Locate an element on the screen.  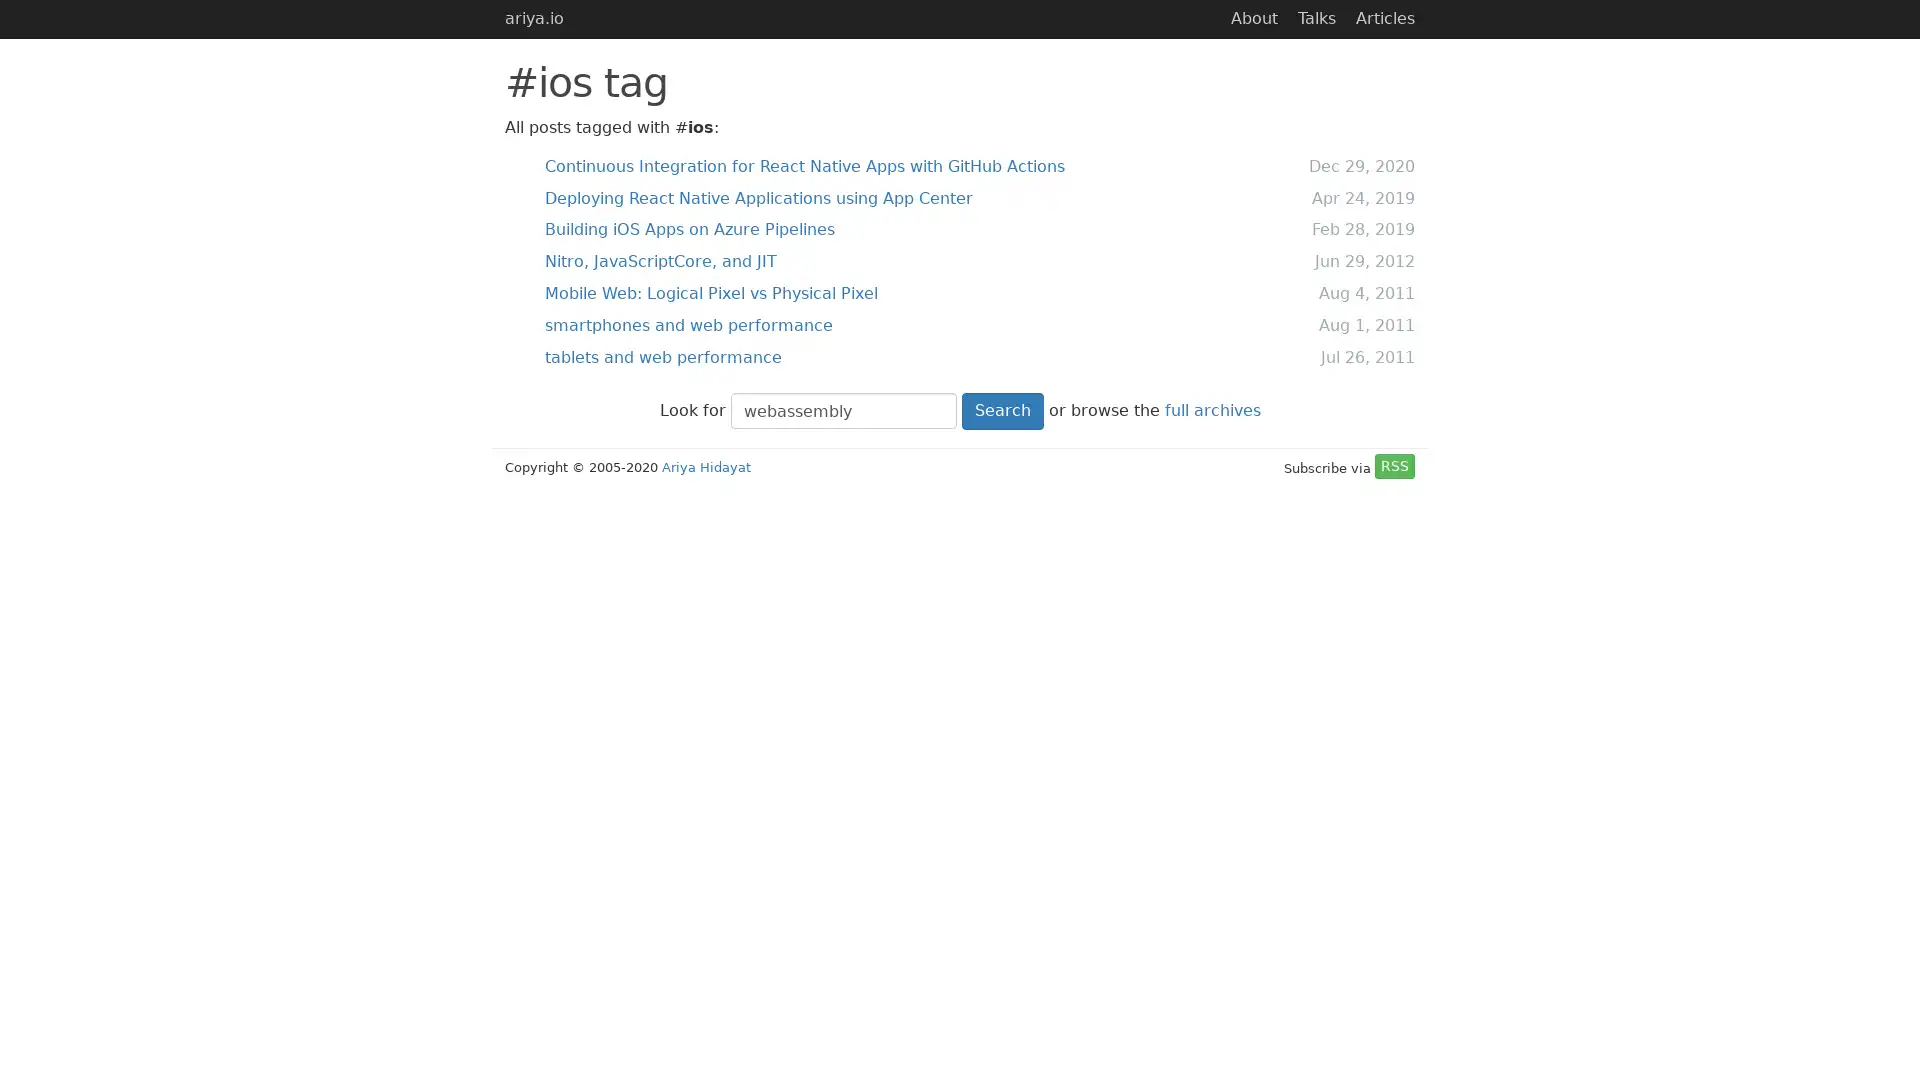
Search is located at coordinates (1002, 409).